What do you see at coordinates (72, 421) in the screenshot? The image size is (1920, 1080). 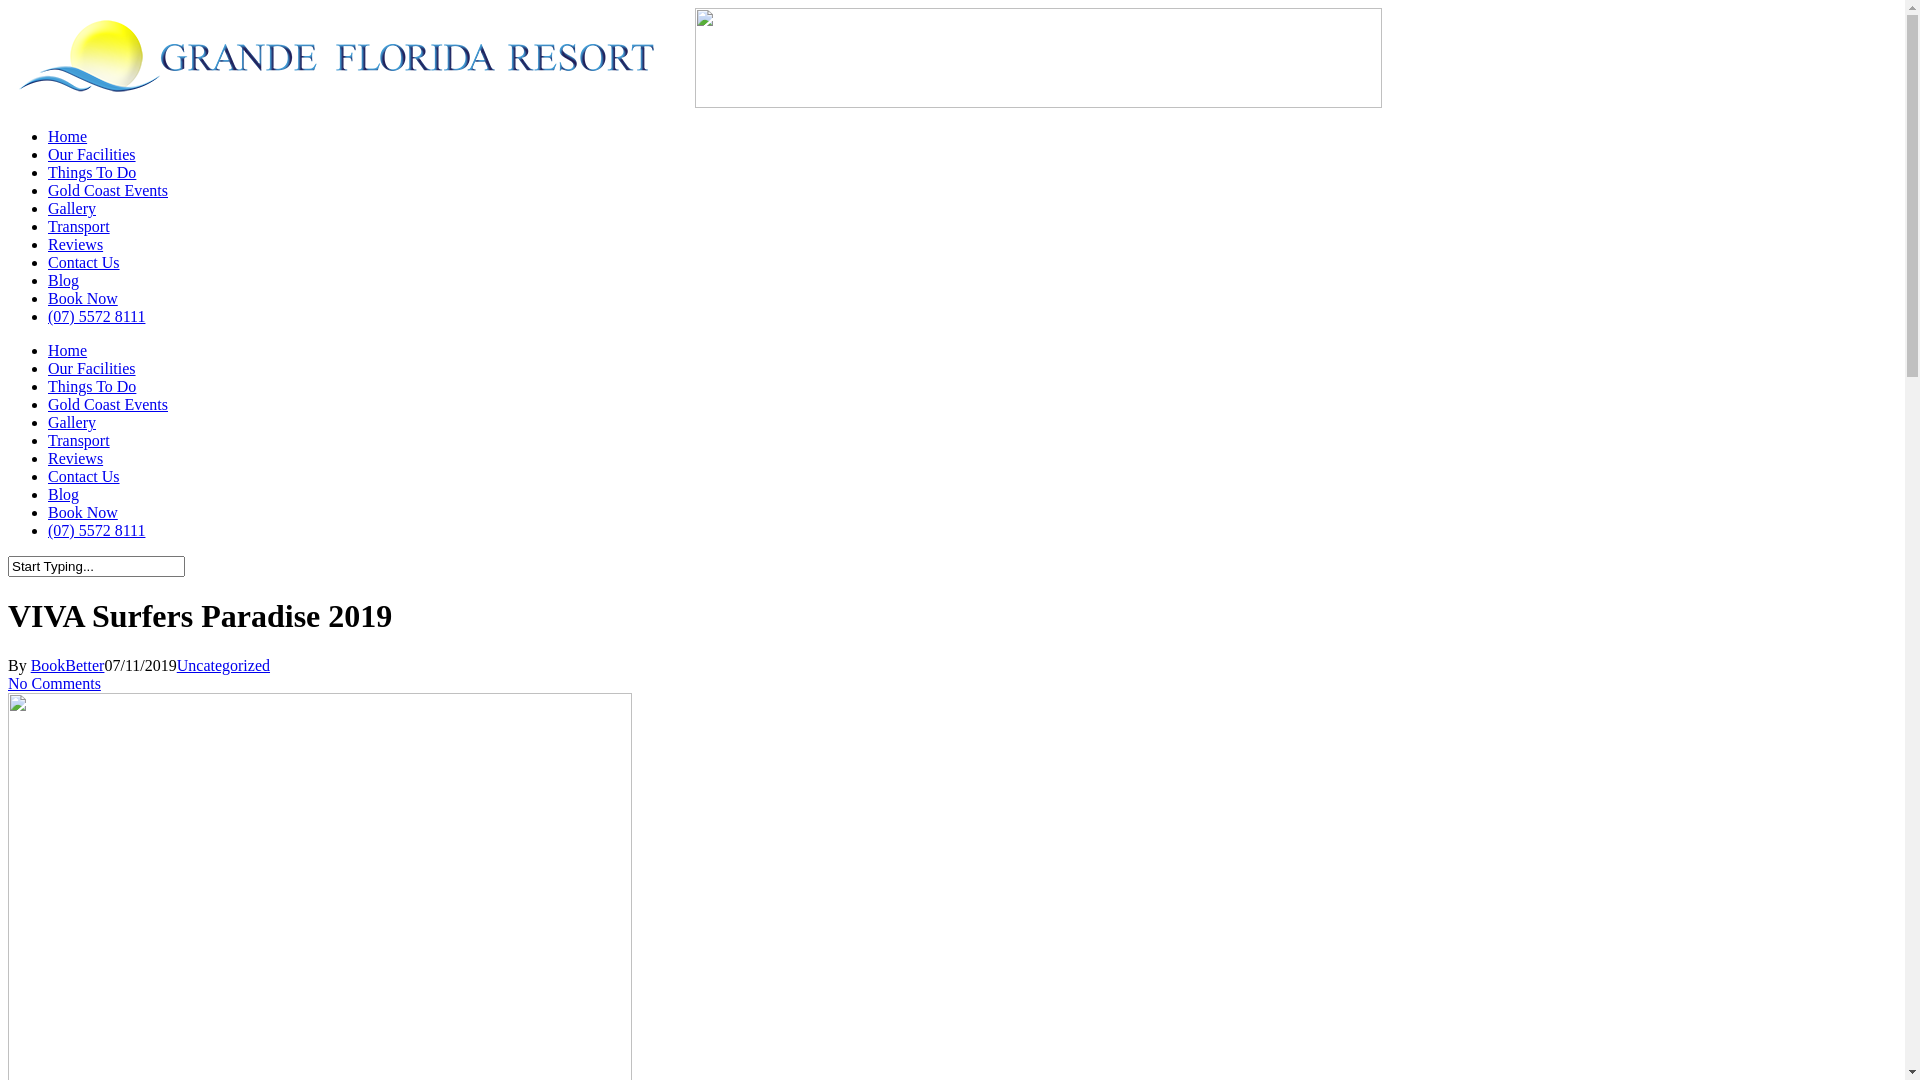 I see `'Gallery'` at bounding box center [72, 421].